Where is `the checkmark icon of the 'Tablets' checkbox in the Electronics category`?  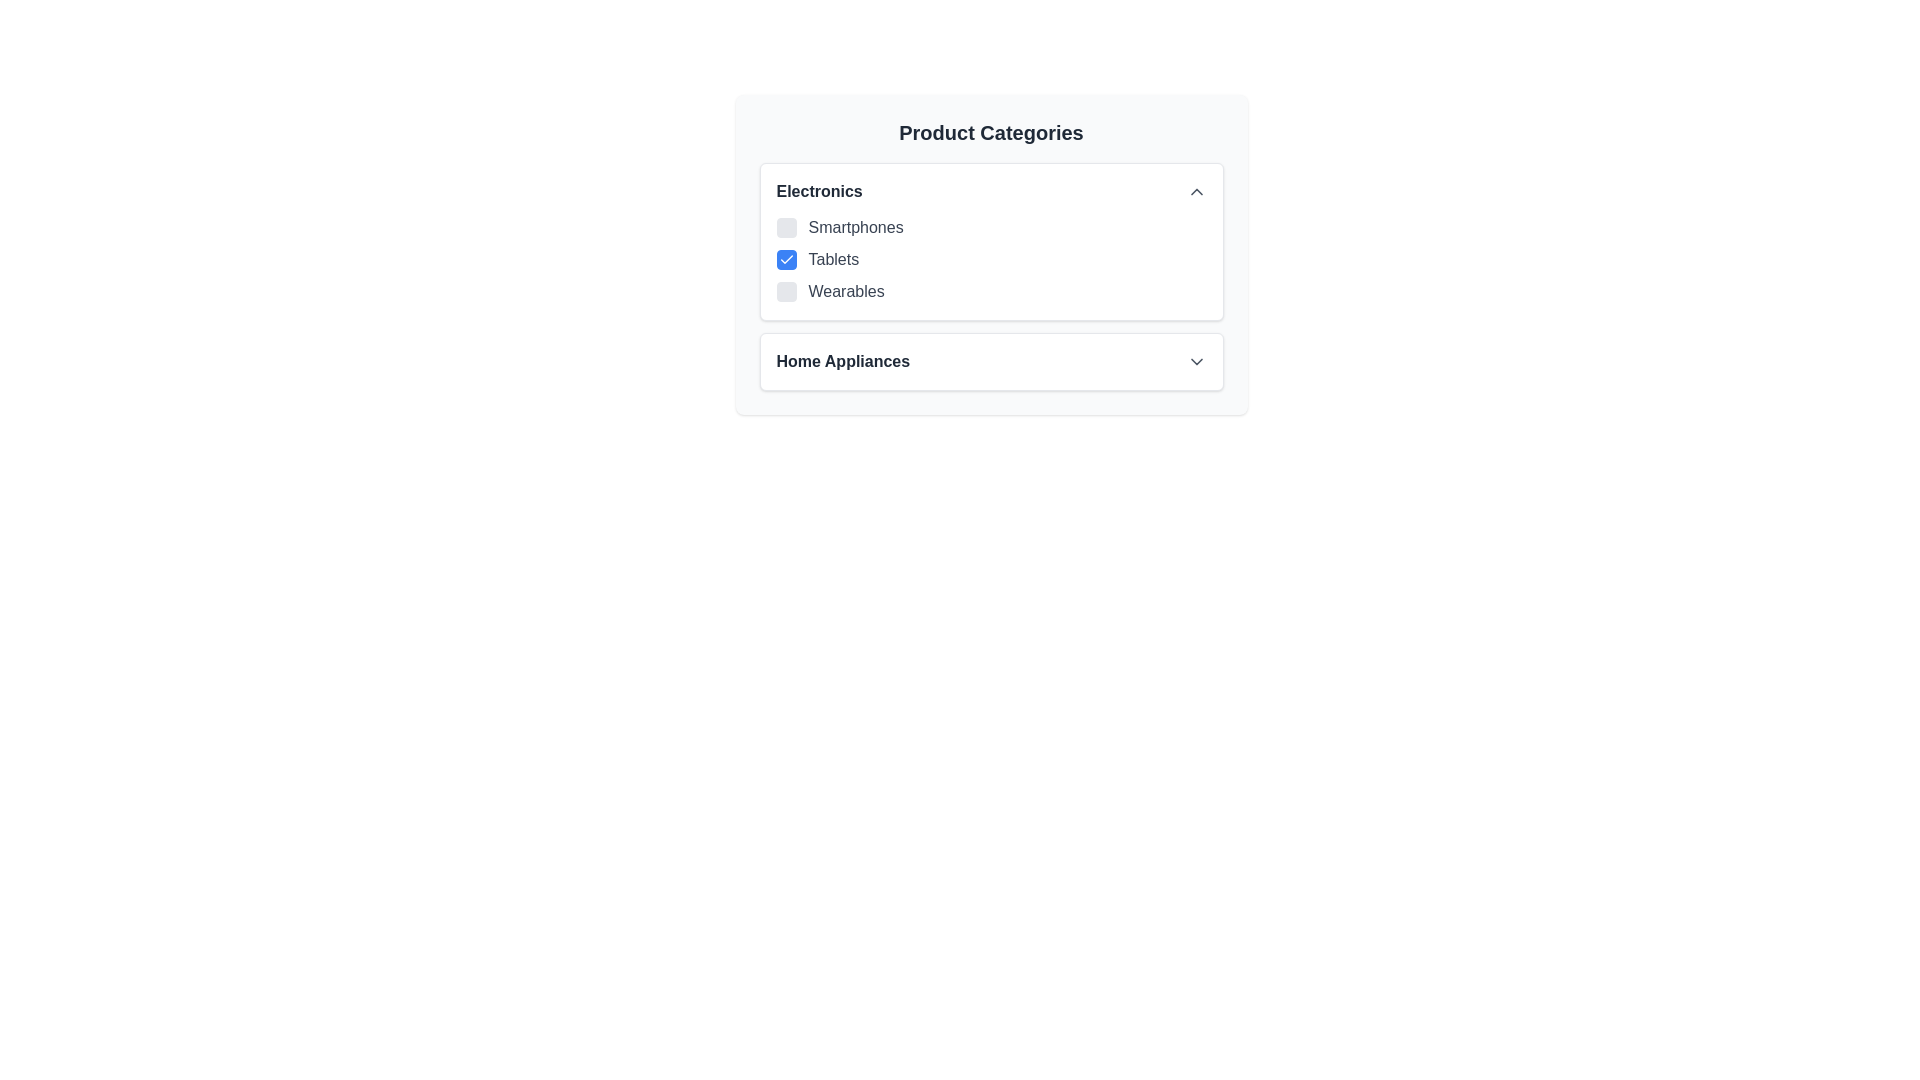 the checkmark icon of the 'Tablets' checkbox in the Electronics category is located at coordinates (785, 258).